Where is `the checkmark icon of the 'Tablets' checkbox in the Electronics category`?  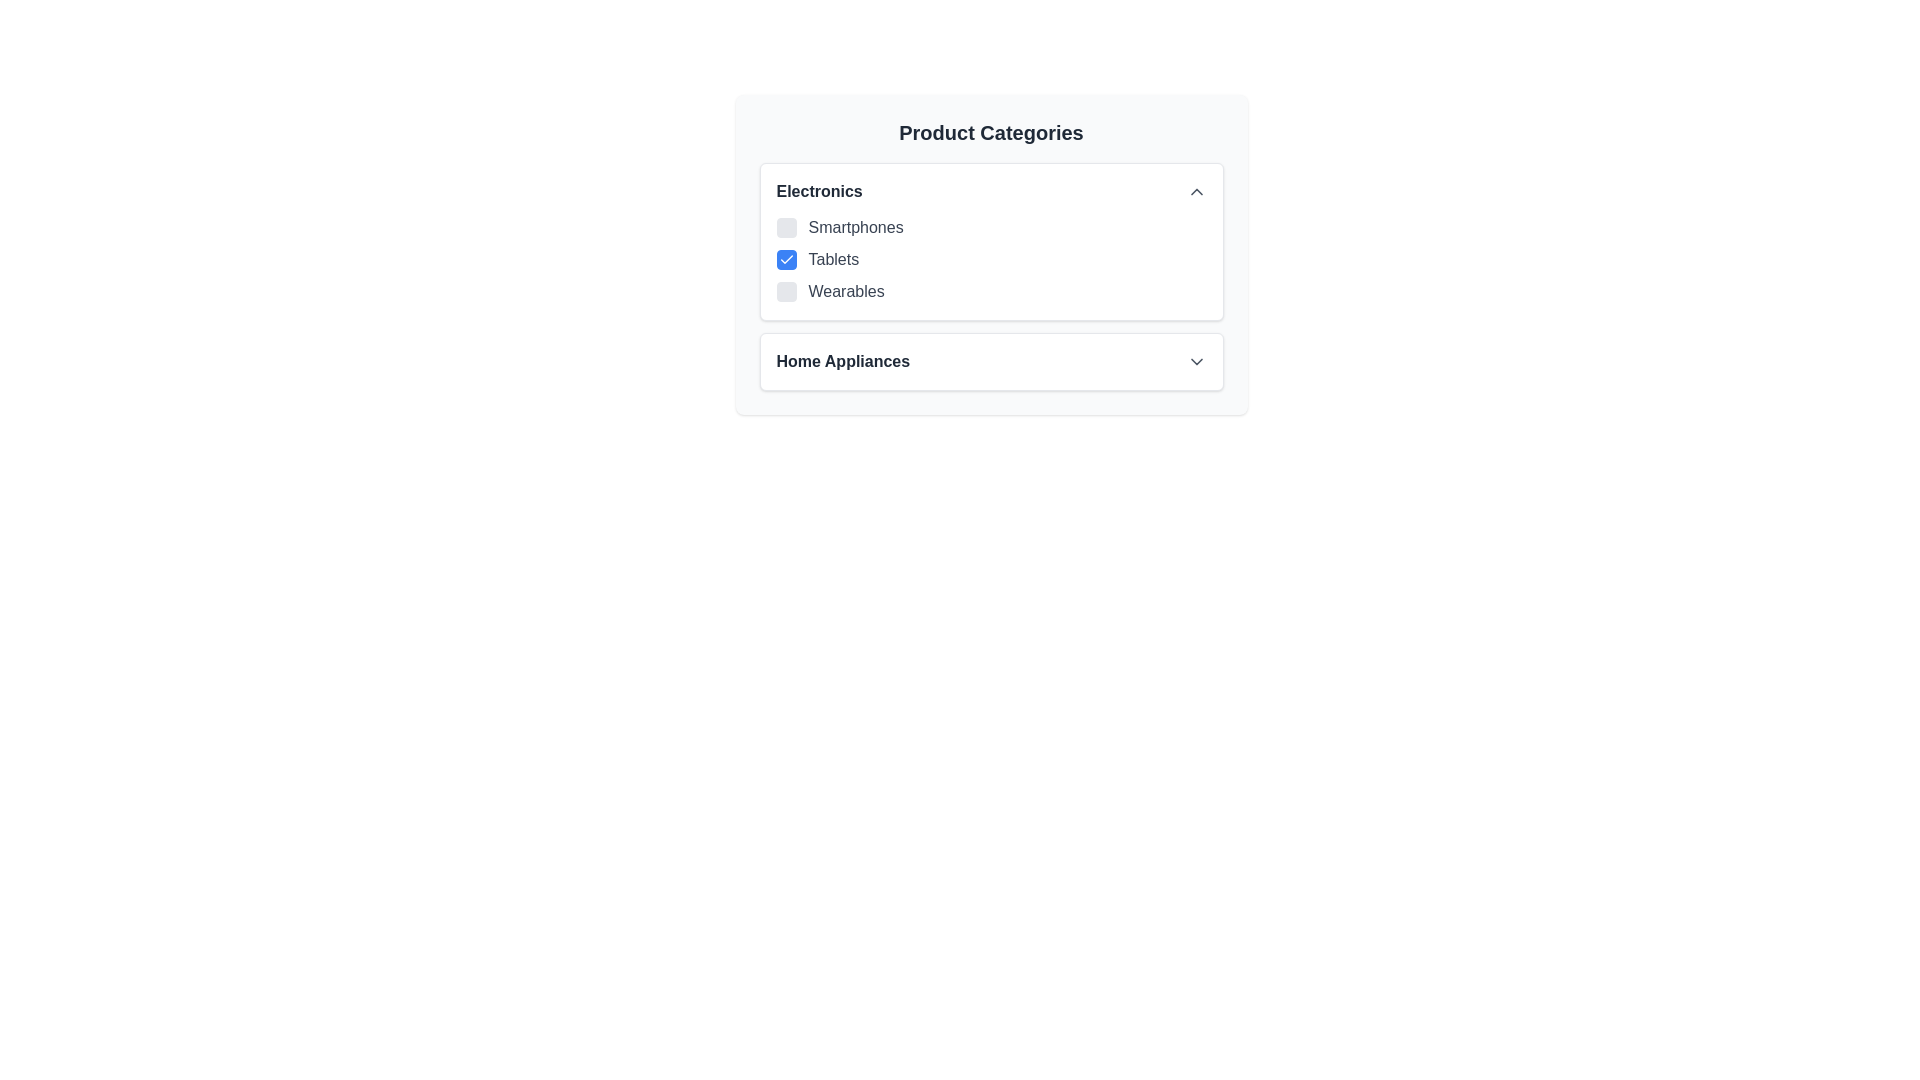 the checkmark icon of the 'Tablets' checkbox in the Electronics category is located at coordinates (785, 258).